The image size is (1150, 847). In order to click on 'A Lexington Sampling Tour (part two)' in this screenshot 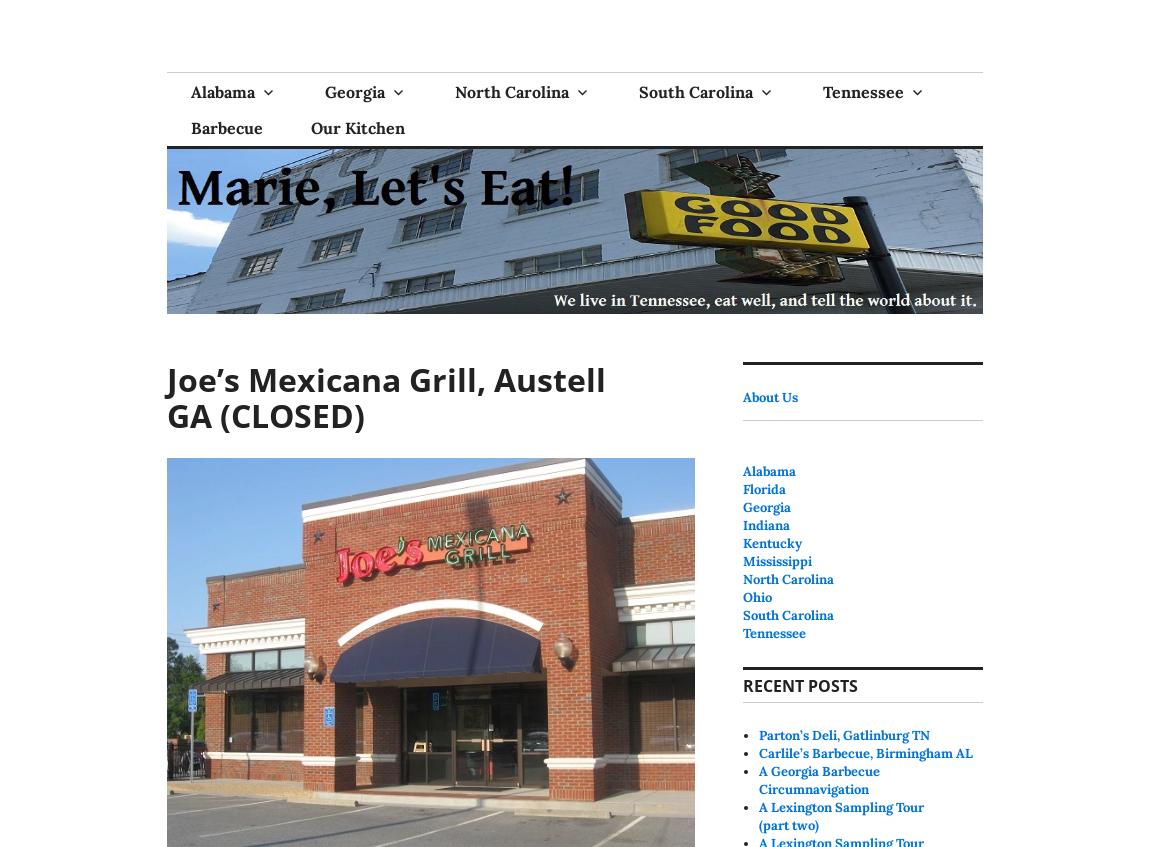, I will do `click(840, 815)`.